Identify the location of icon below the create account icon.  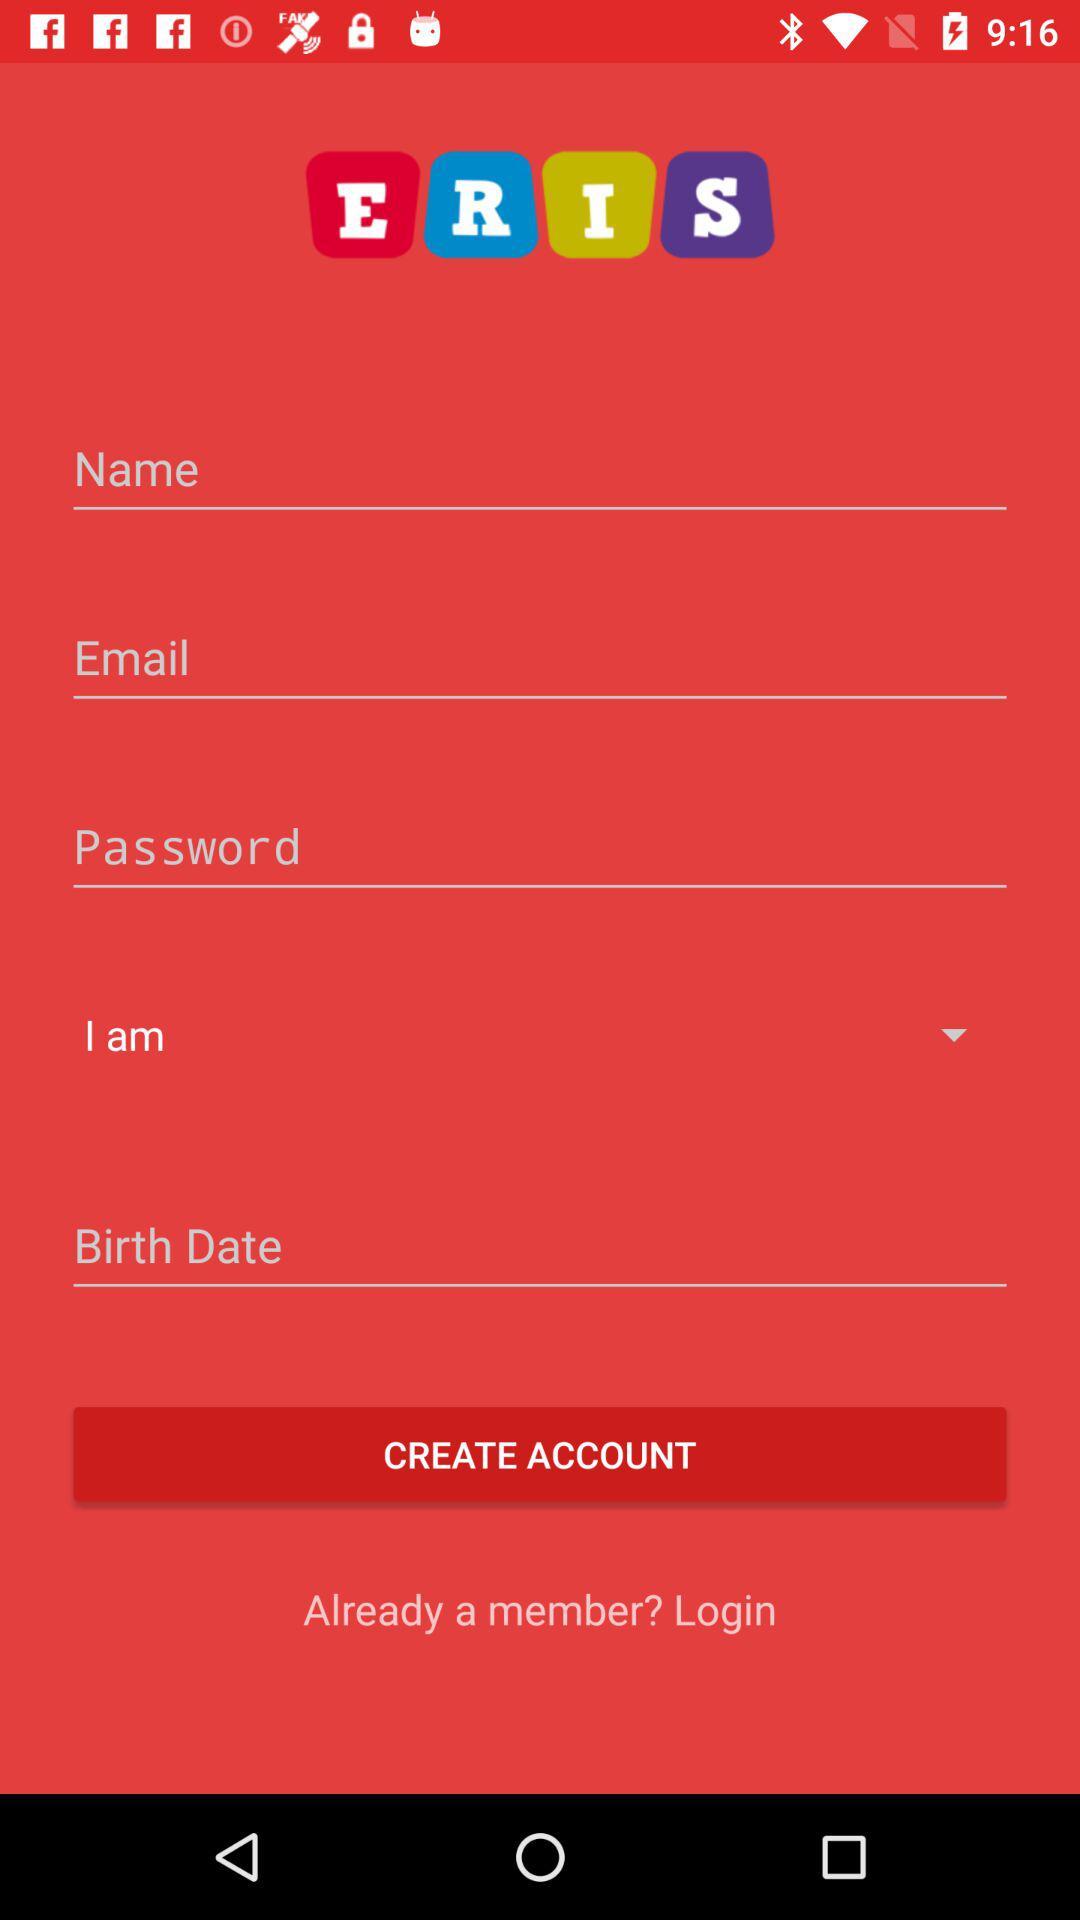
(540, 1608).